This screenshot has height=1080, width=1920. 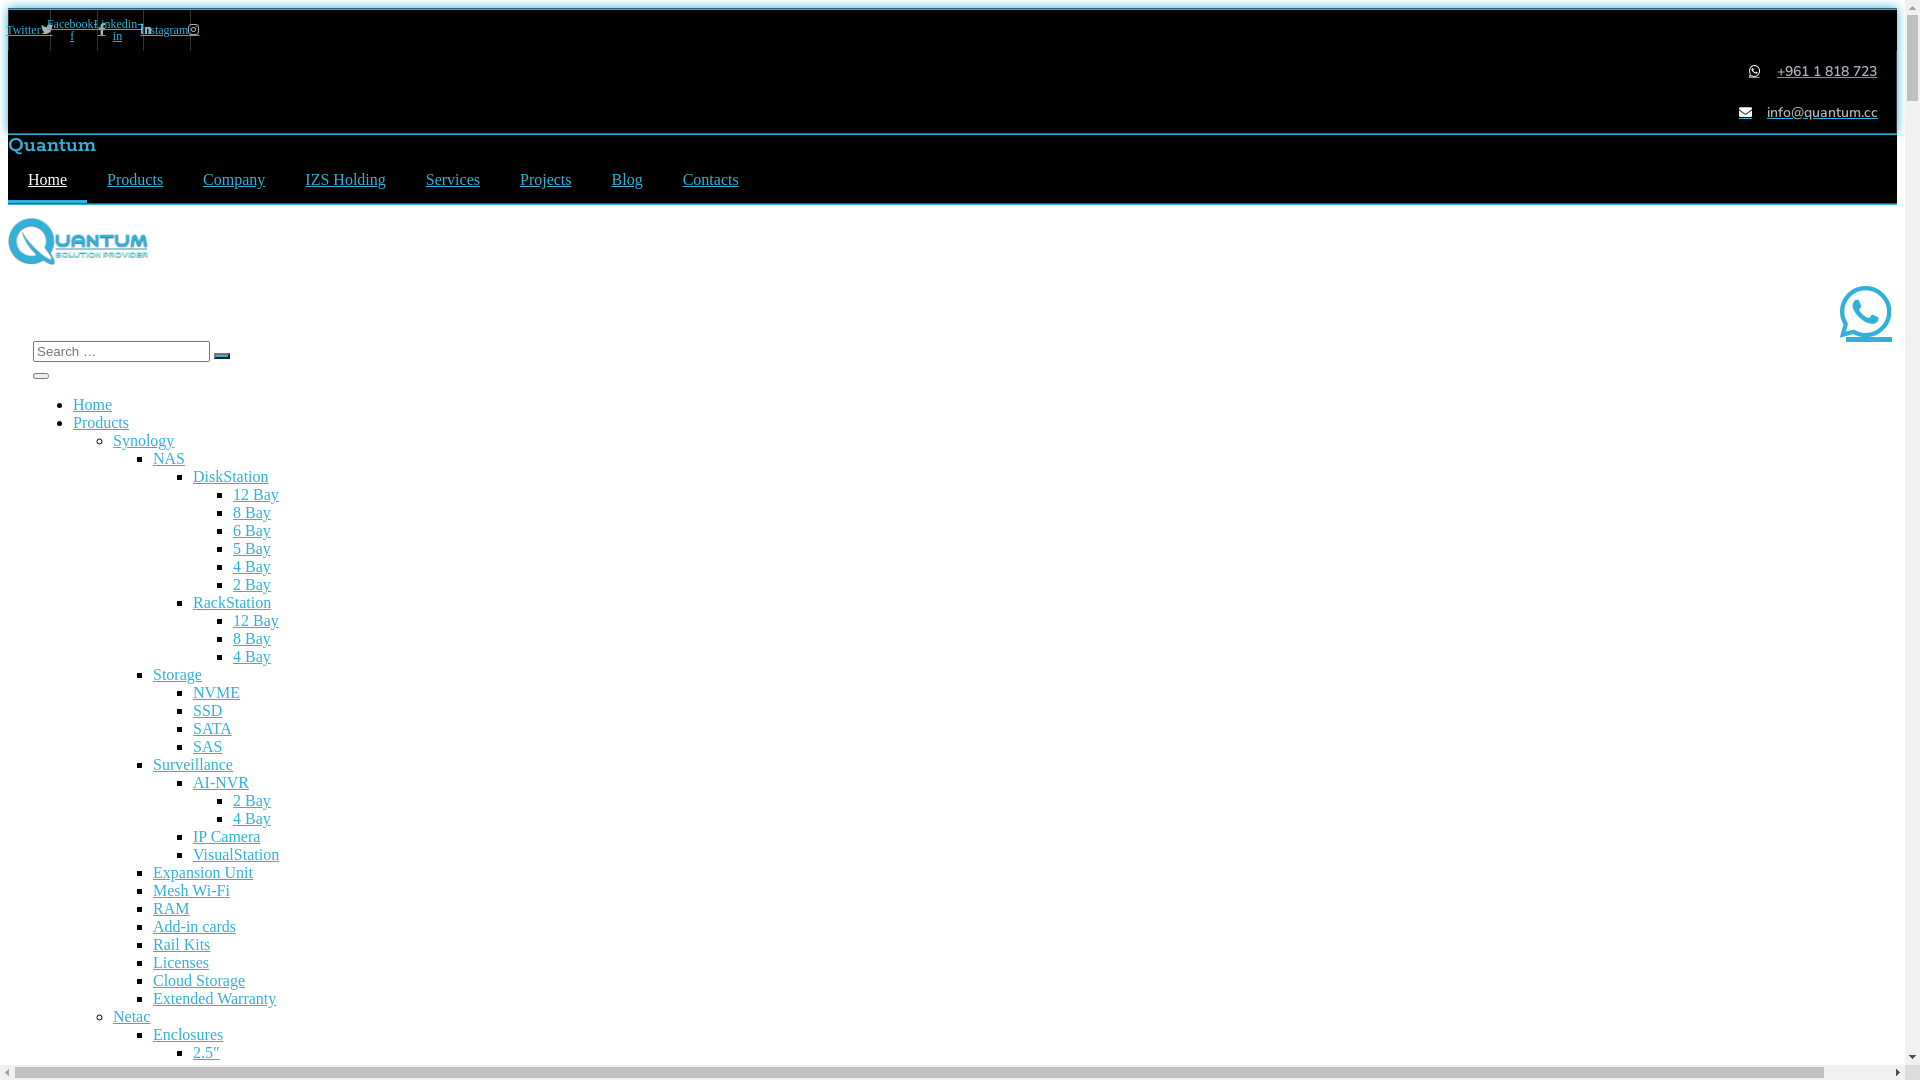 I want to click on 'Instagram', so click(x=147, y=30).